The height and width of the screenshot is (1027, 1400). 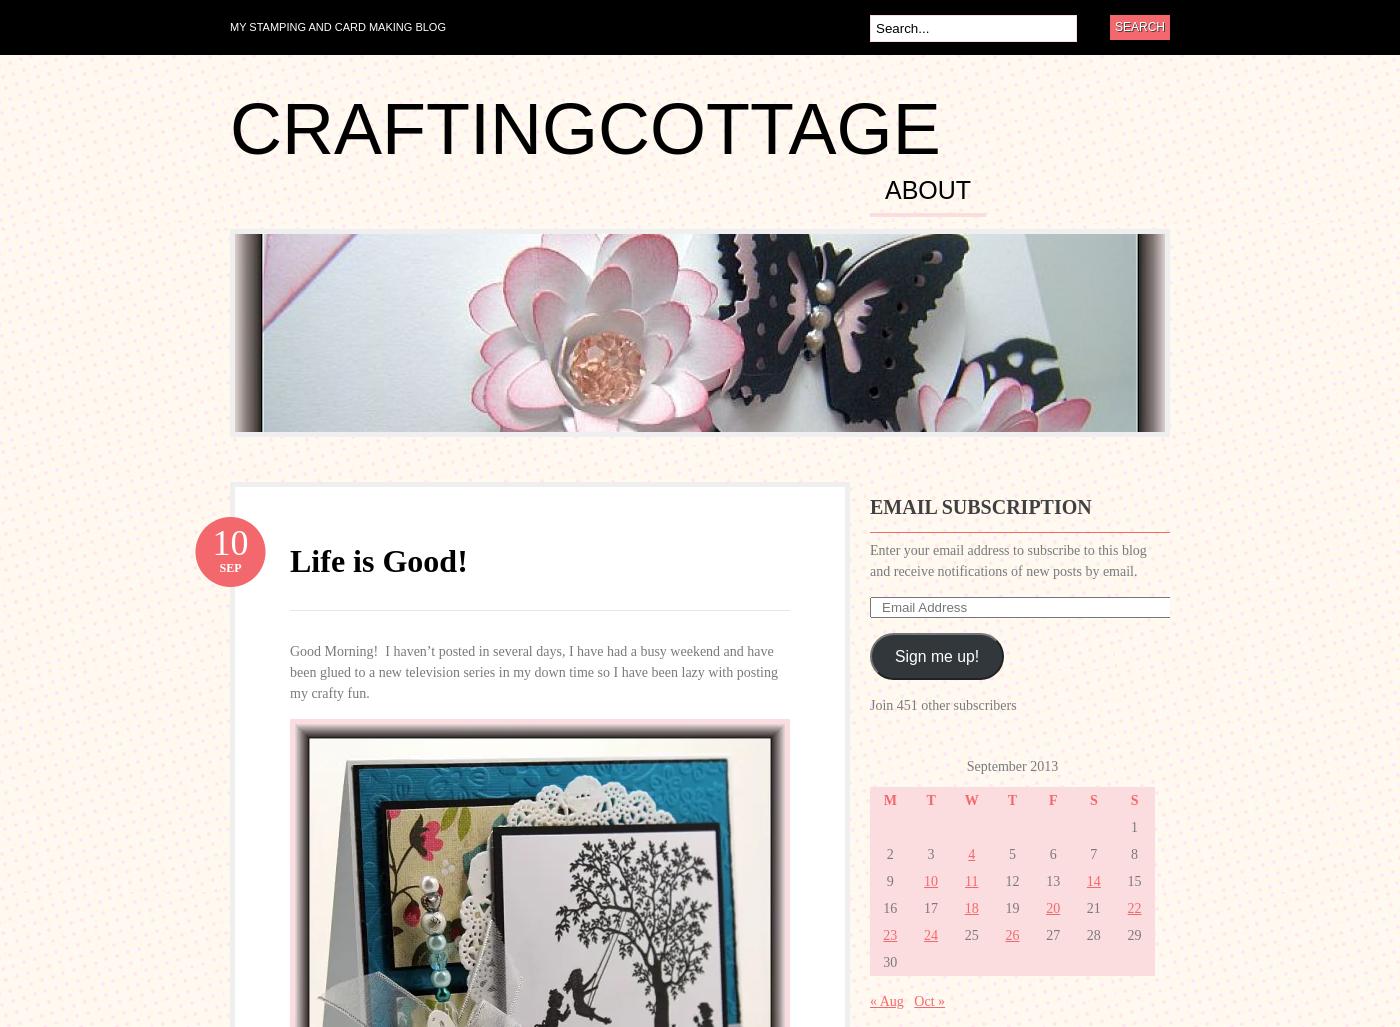 What do you see at coordinates (1052, 880) in the screenshot?
I see `'13'` at bounding box center [1052, 880].